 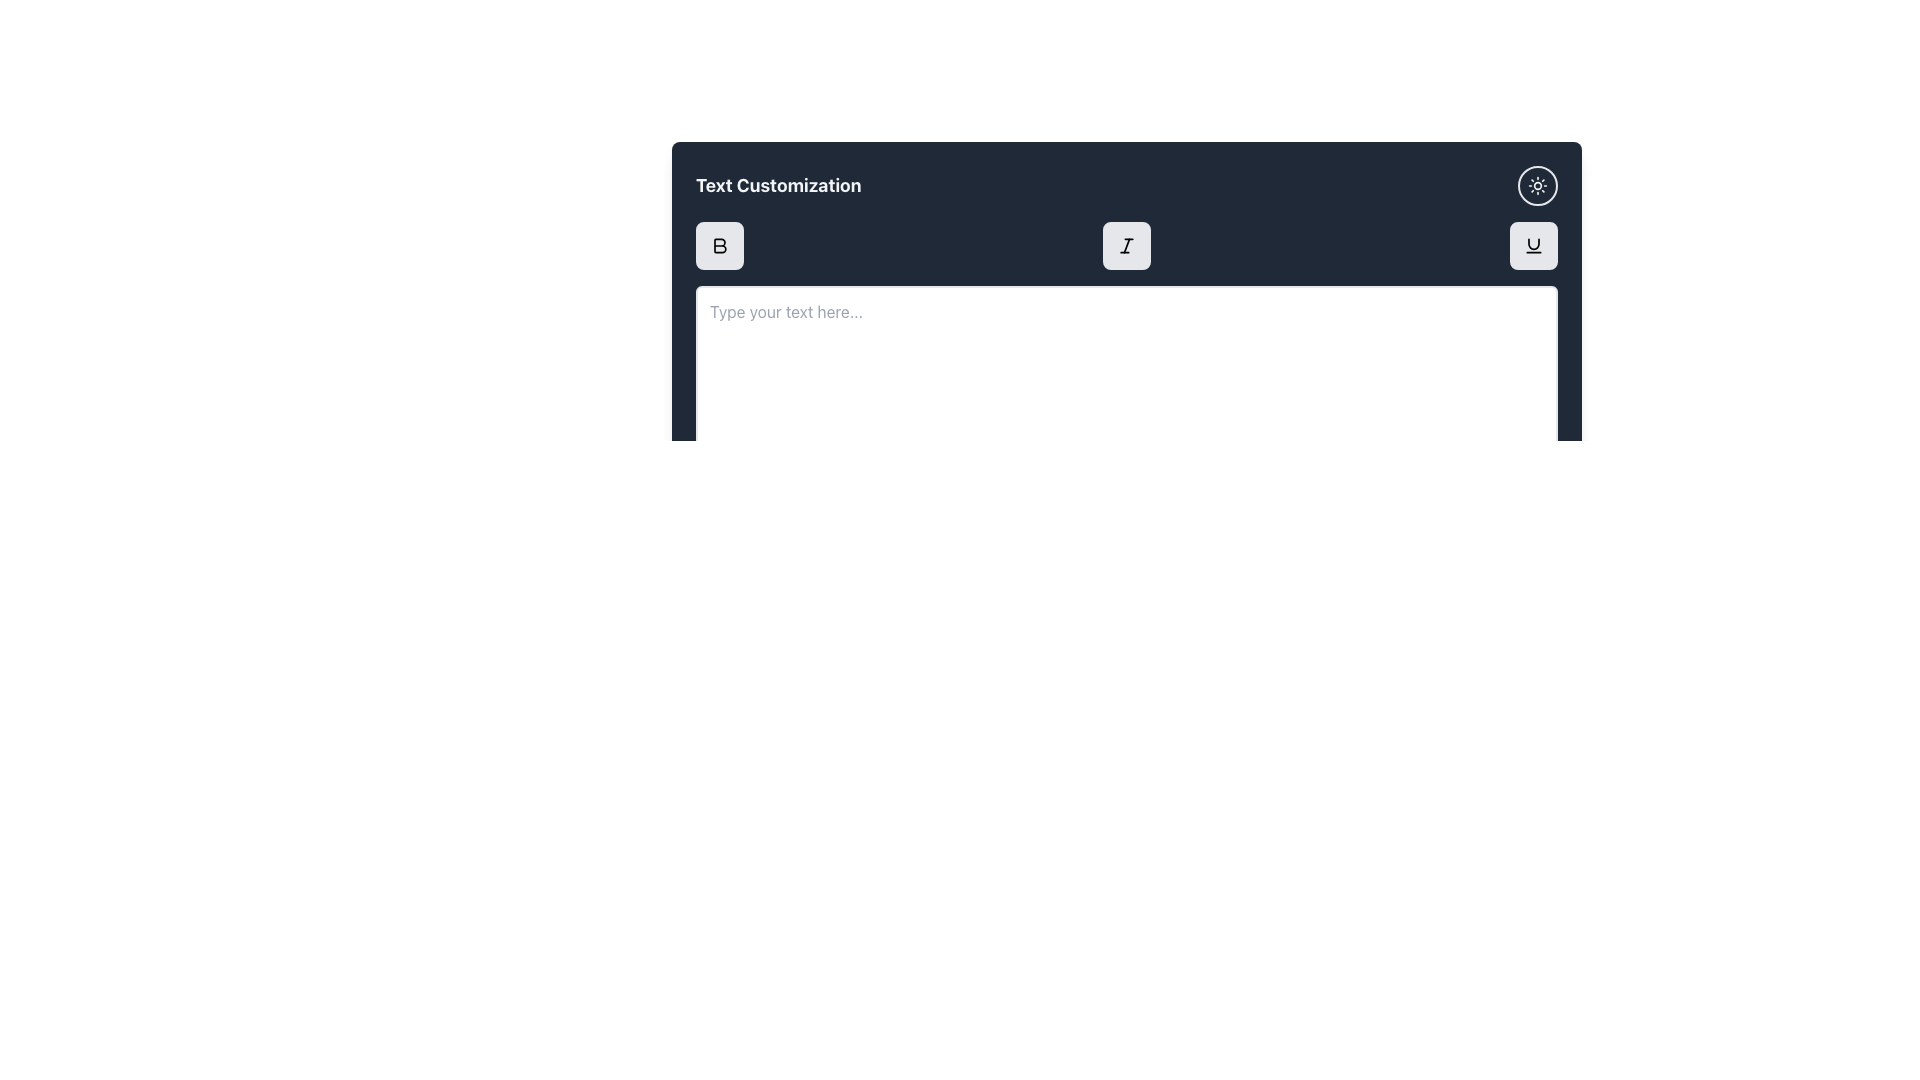 I want to click on the second button from the left in the text customization toolbar, so click(x=1127, y=245).